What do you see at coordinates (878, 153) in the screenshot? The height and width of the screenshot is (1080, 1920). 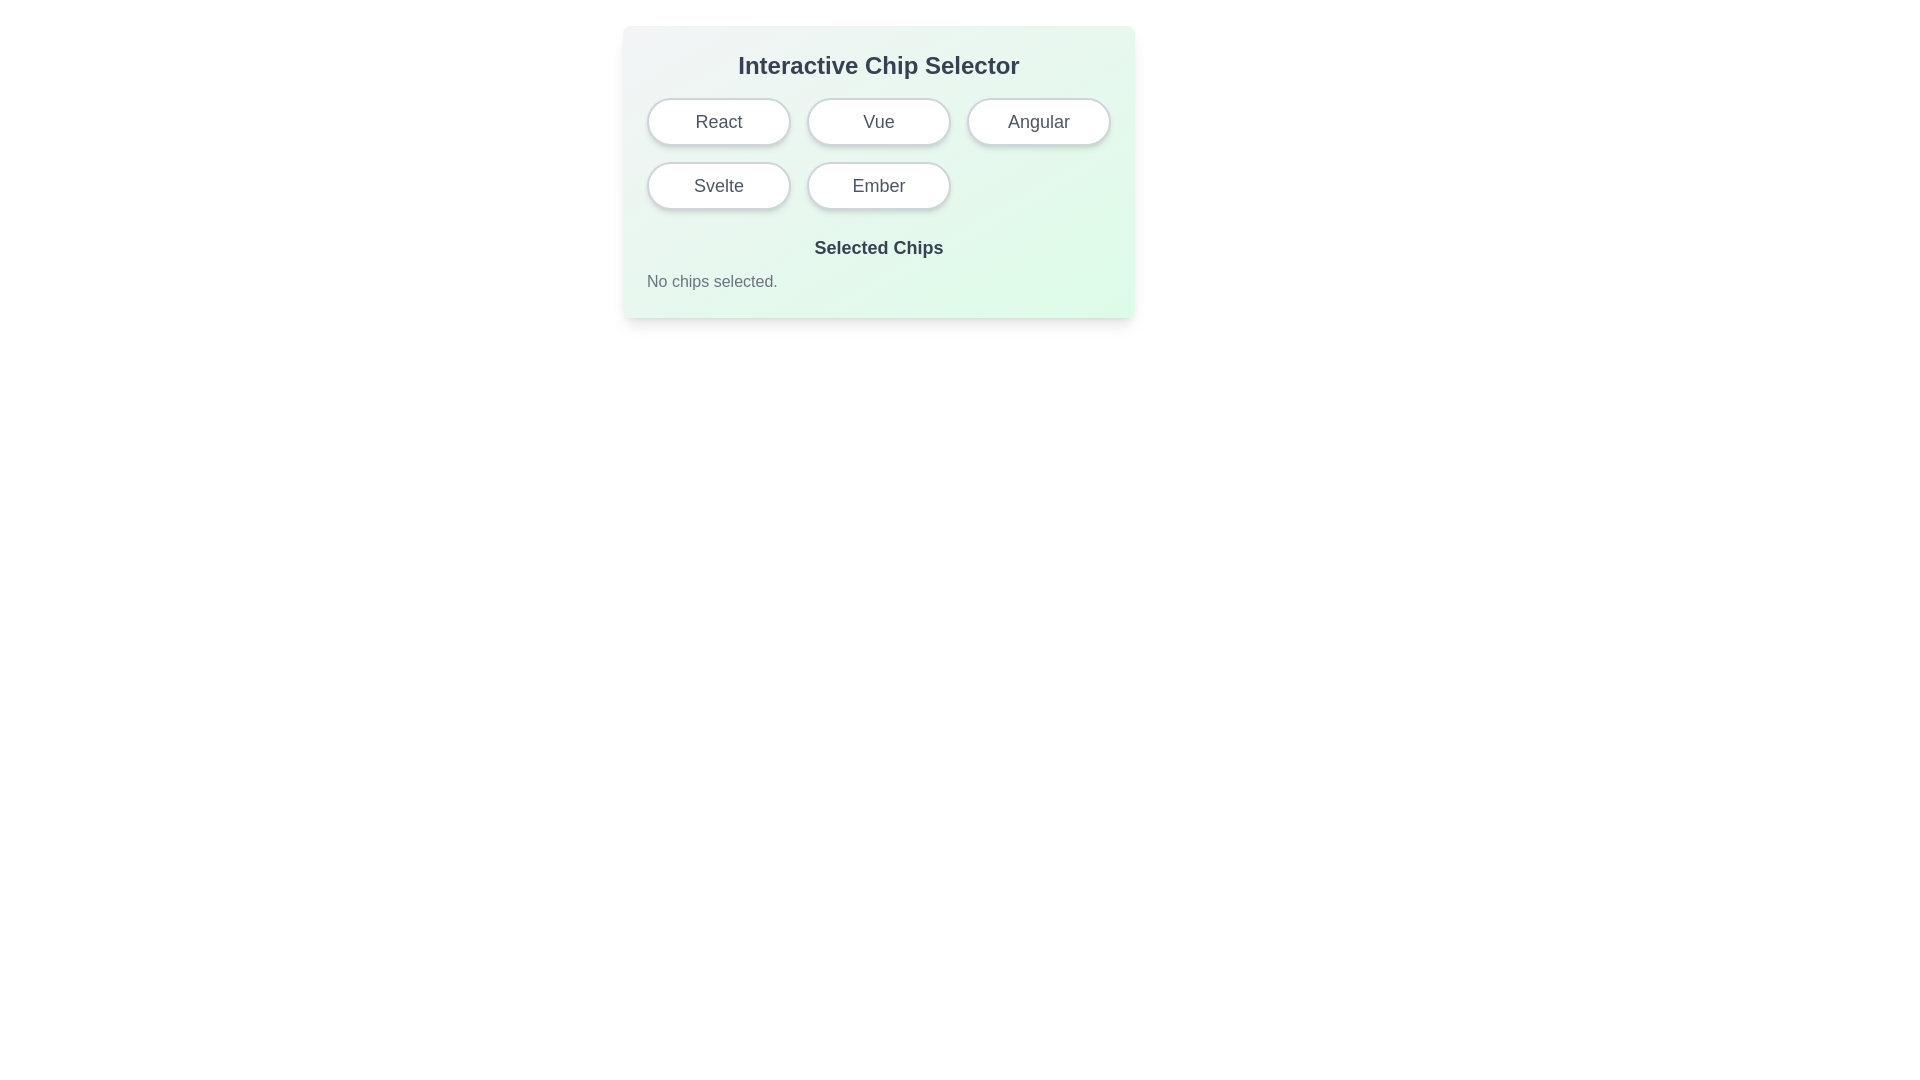 I see `the individual interactive button within the Grid layout of the 'Interactive Chip Selector'` at bounding box center [878, 153].